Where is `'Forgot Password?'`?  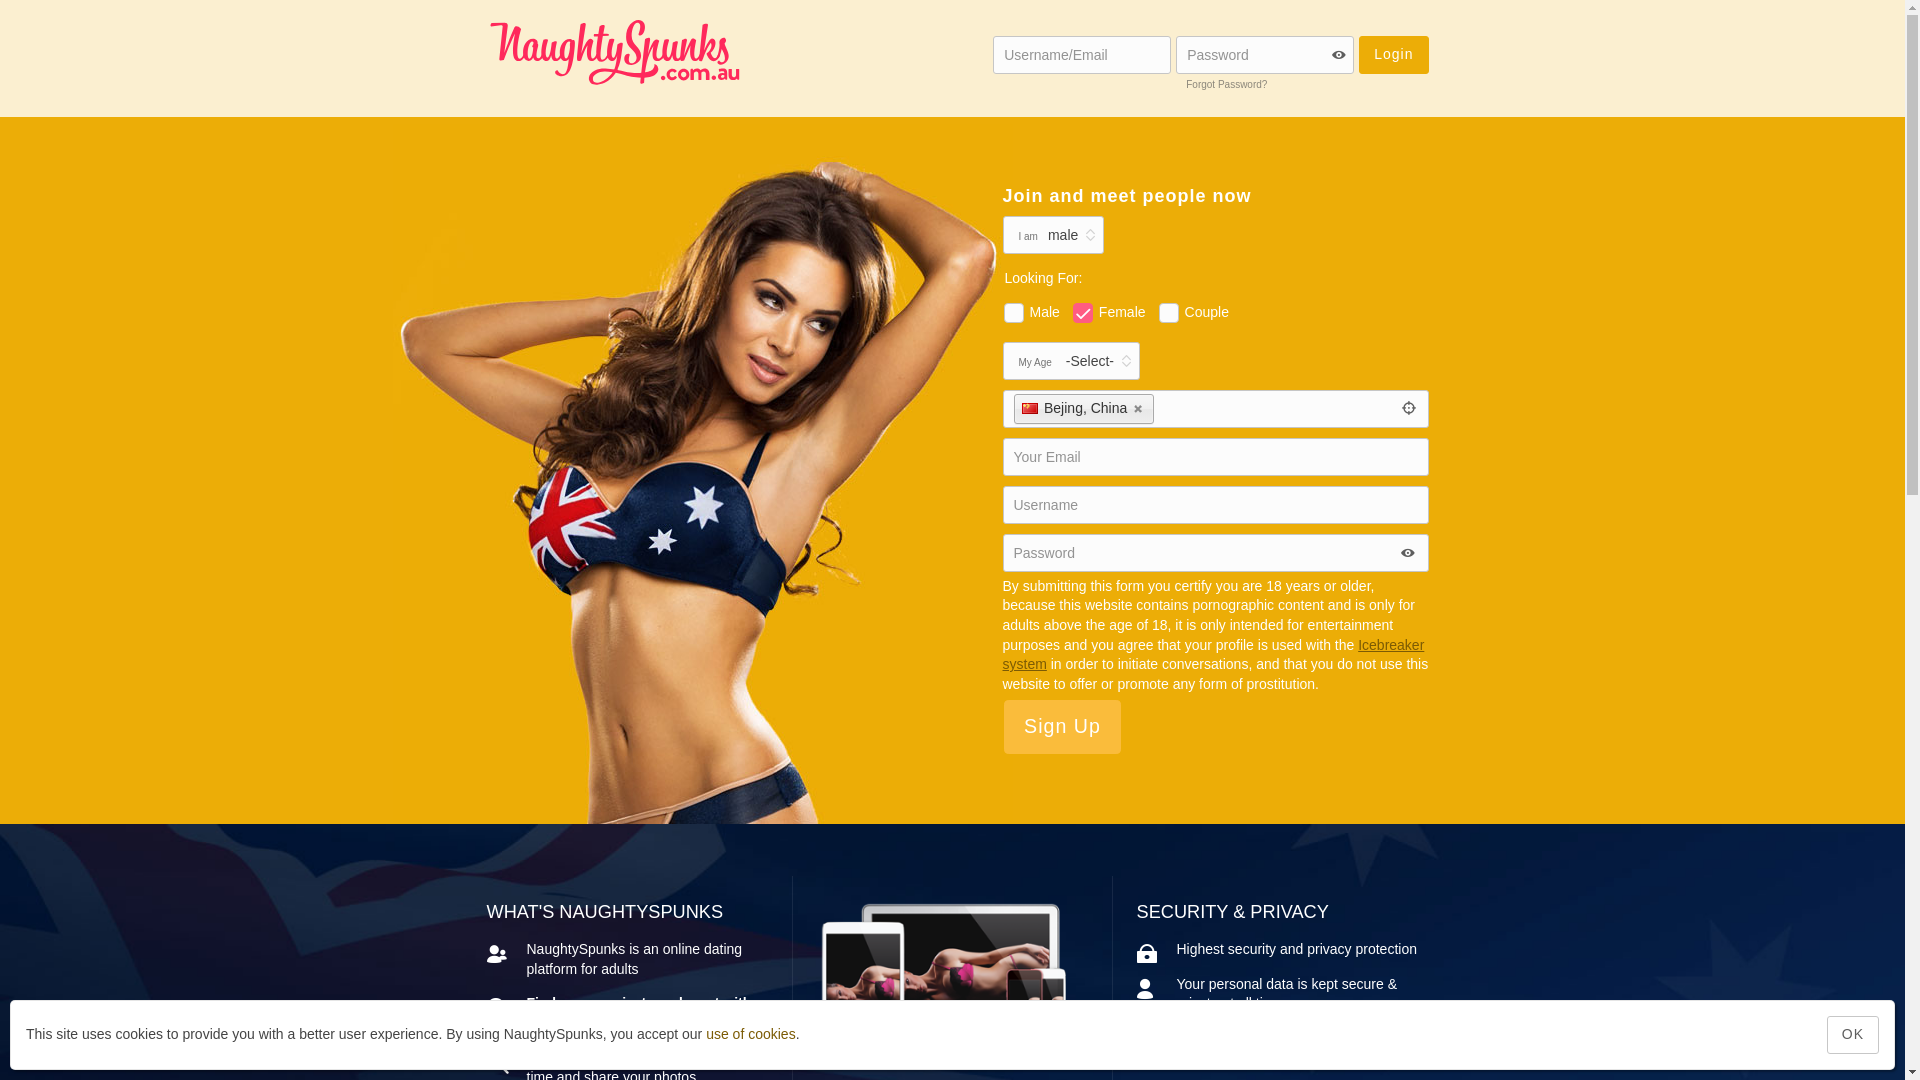
'Forgot Password?' is located at coordinates (1225, 83).